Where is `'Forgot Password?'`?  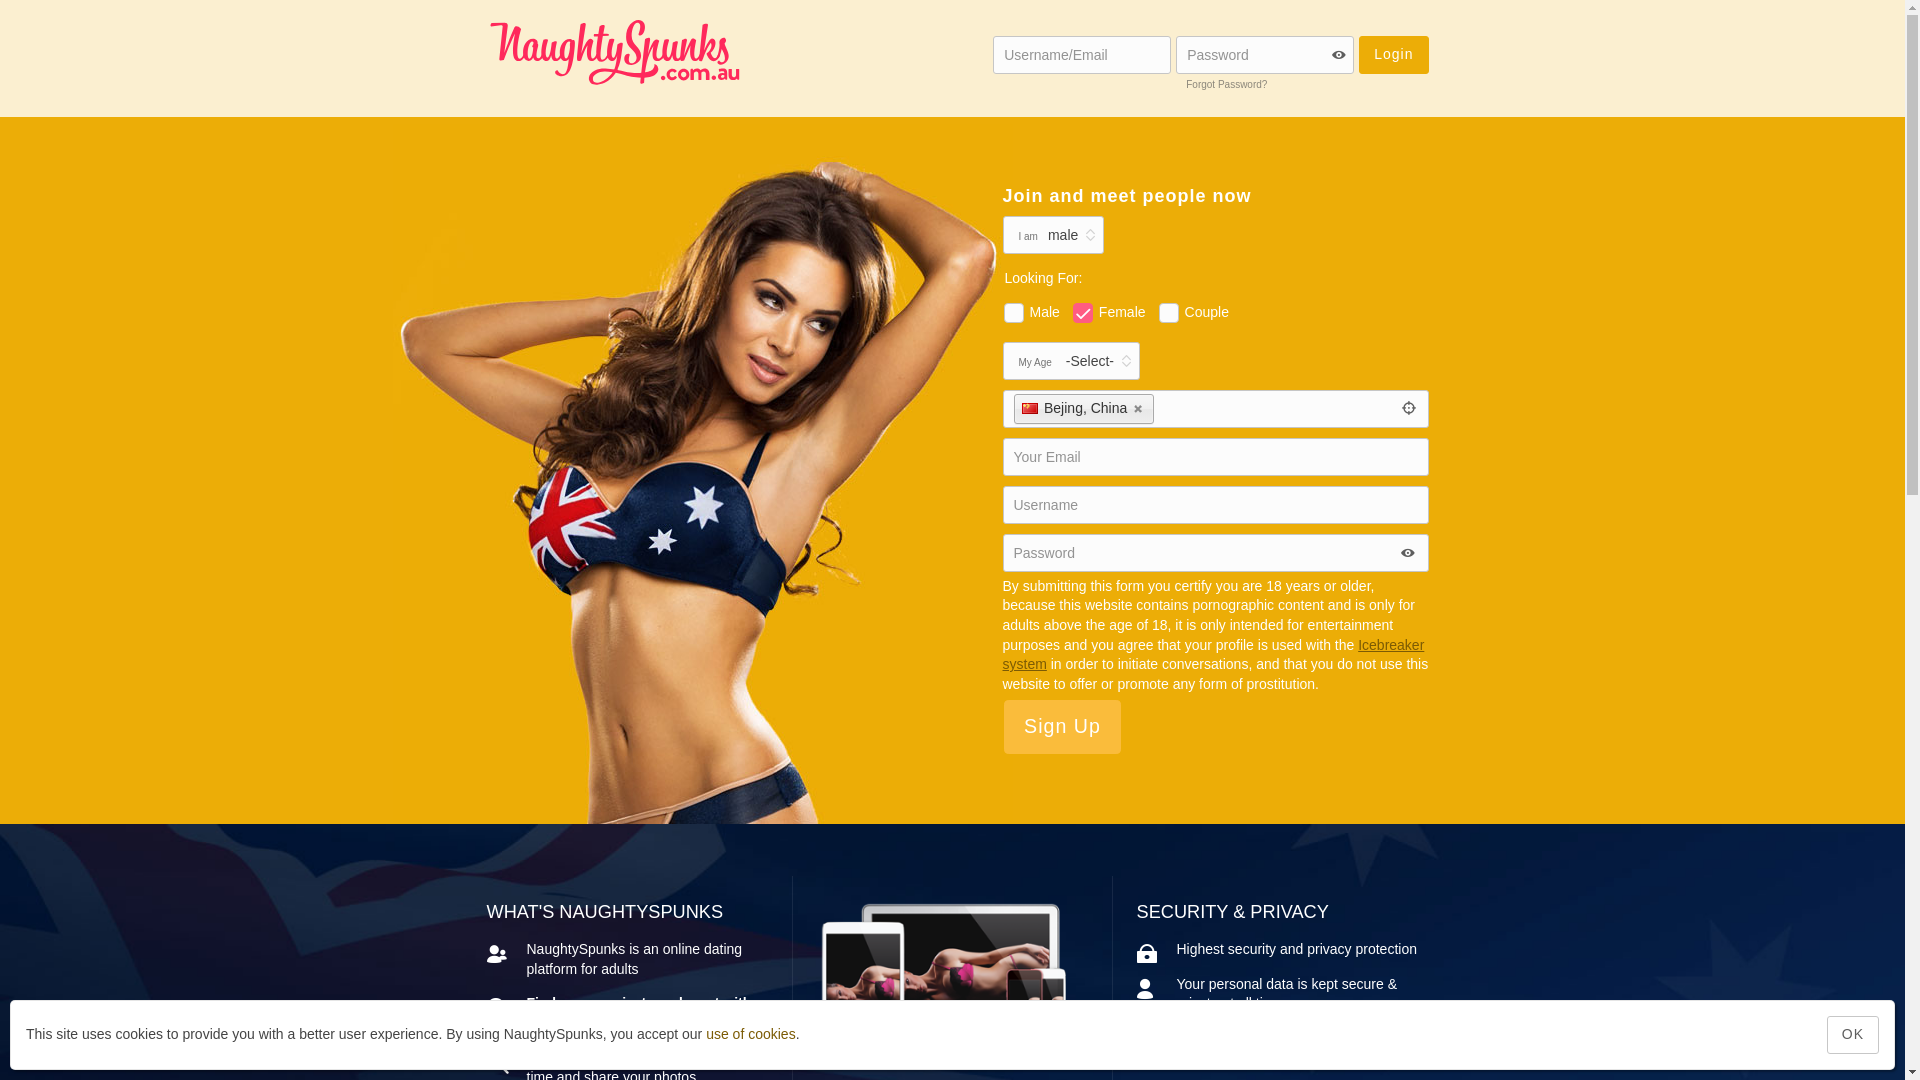
'Forgot Password?' is located at coordinates (1225, 83).